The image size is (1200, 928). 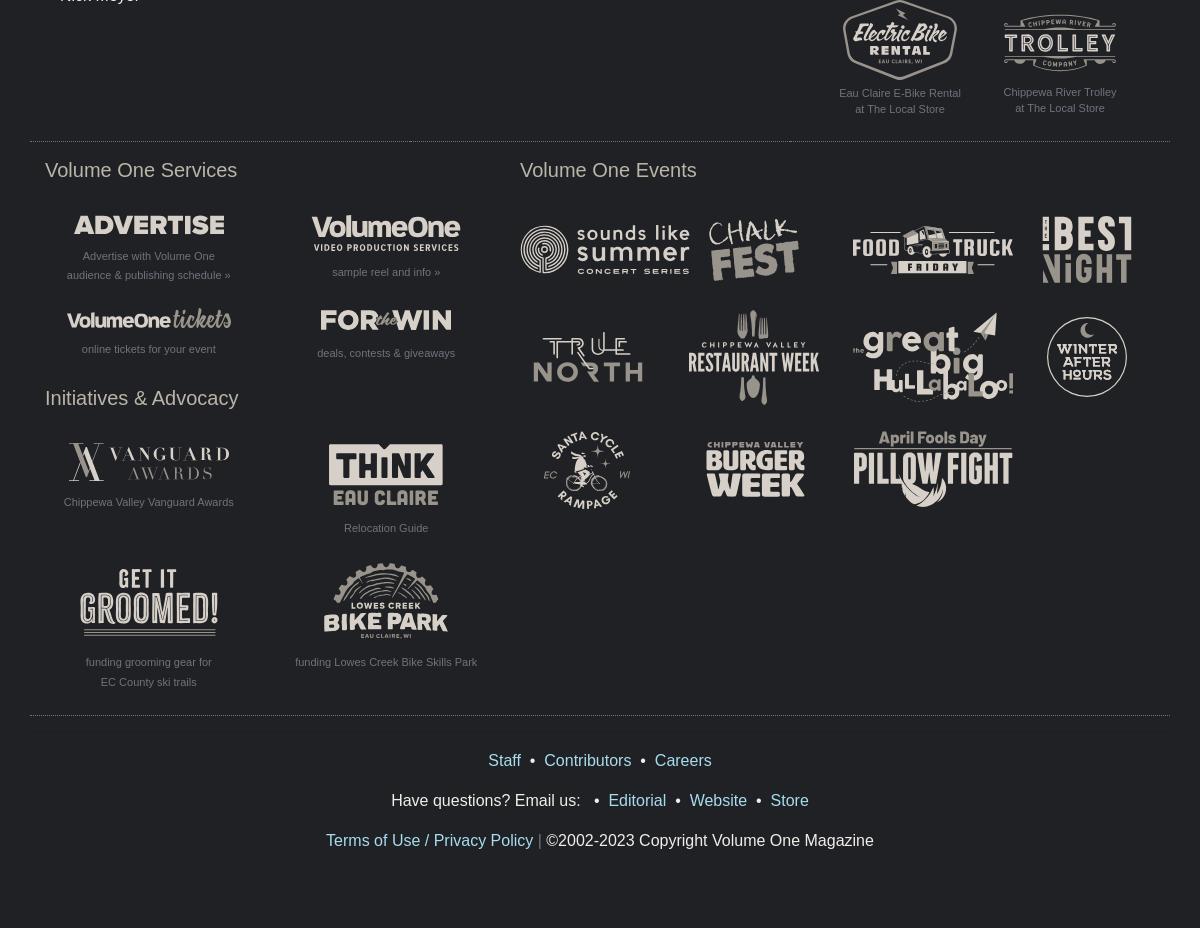 What do you see at coordinates (608, 168) in the screenshot?
I see `'Volume One Events'` at bounding box center [608, 168].